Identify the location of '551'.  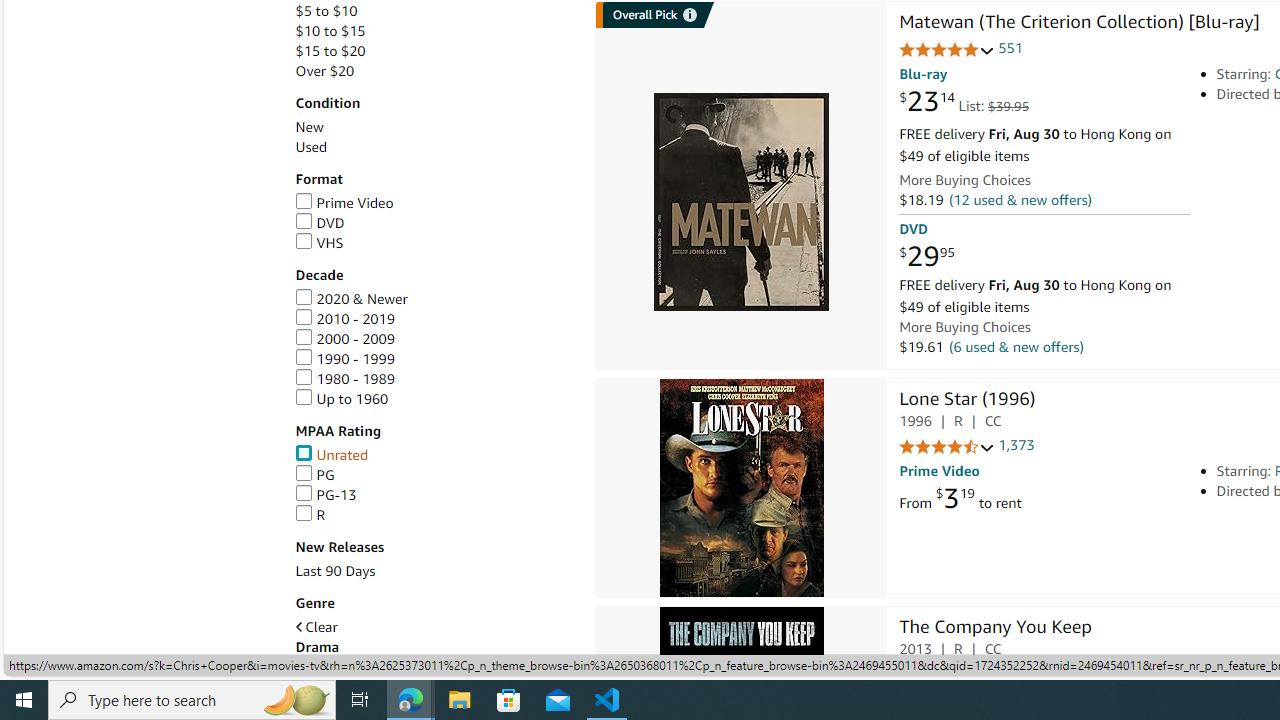
(1010, 47).